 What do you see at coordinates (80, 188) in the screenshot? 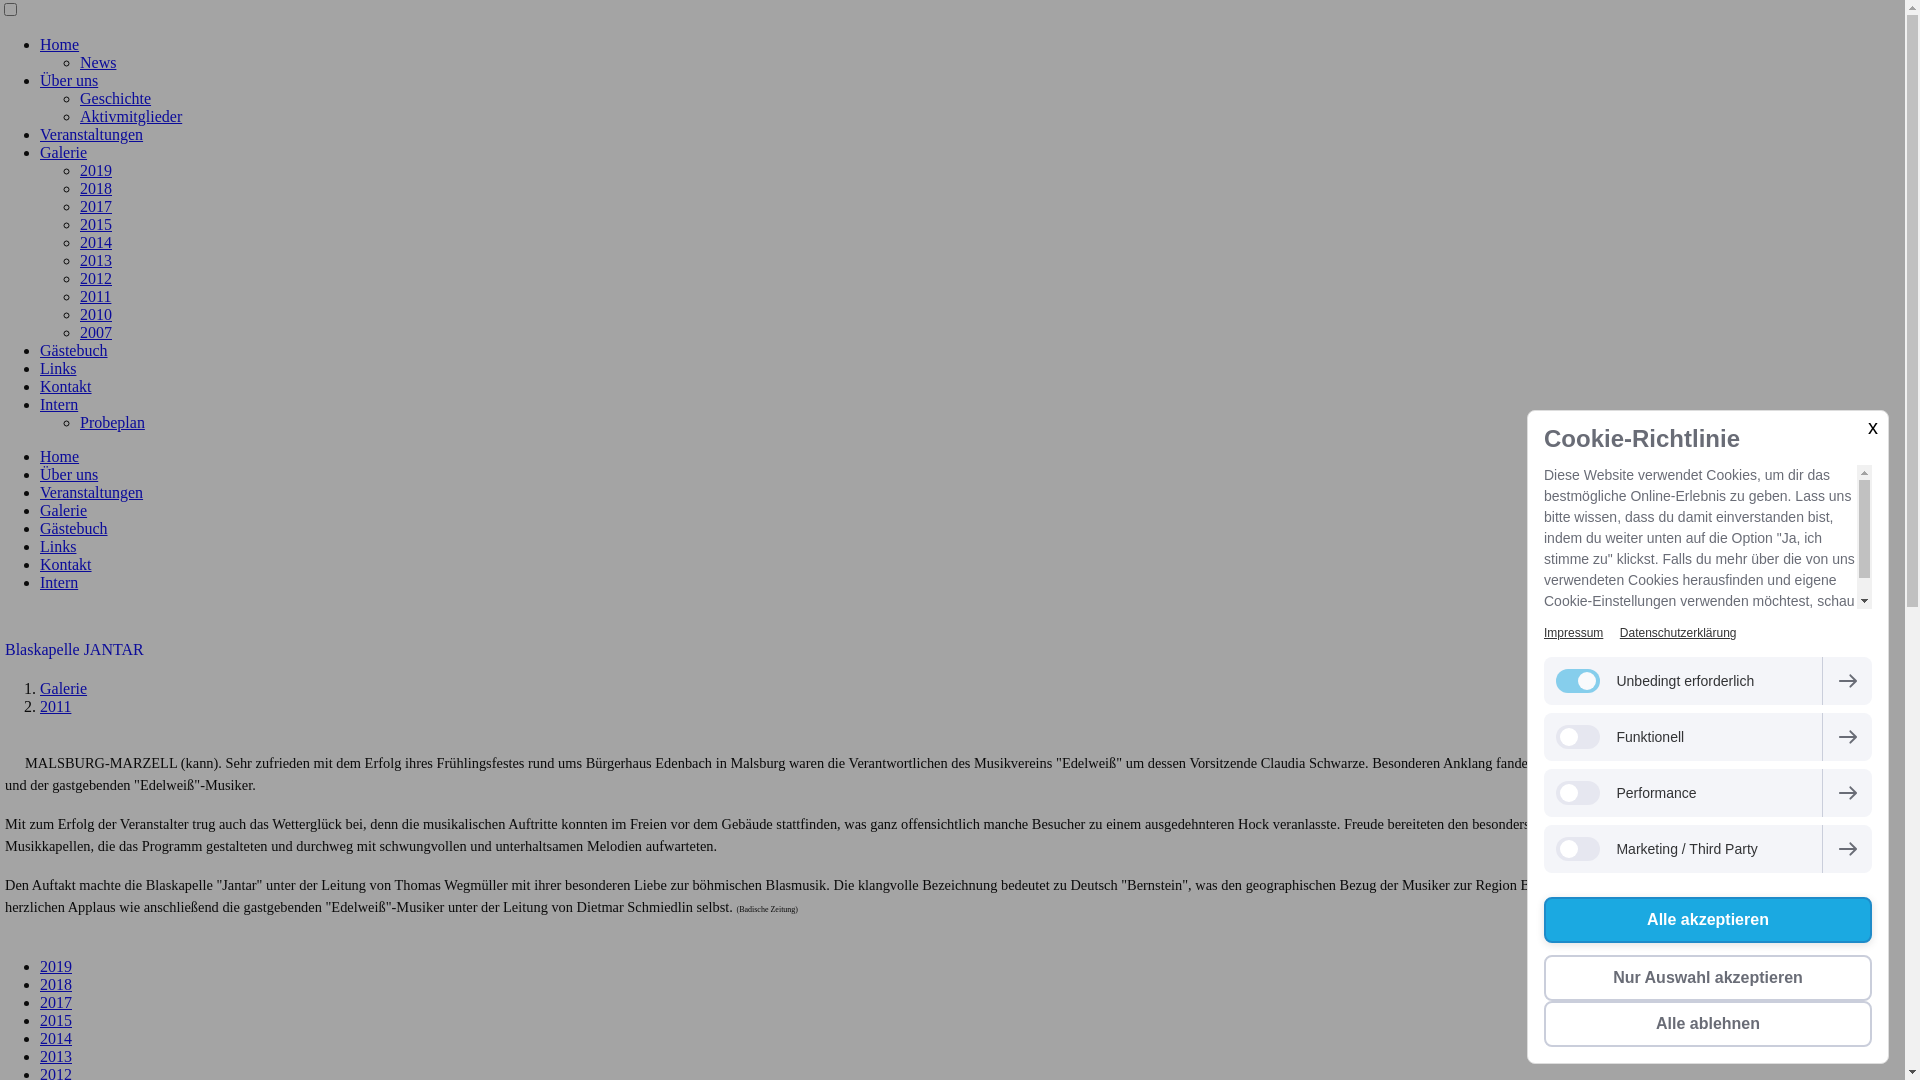
I see `'2018'` at bounding box center [80, 188].